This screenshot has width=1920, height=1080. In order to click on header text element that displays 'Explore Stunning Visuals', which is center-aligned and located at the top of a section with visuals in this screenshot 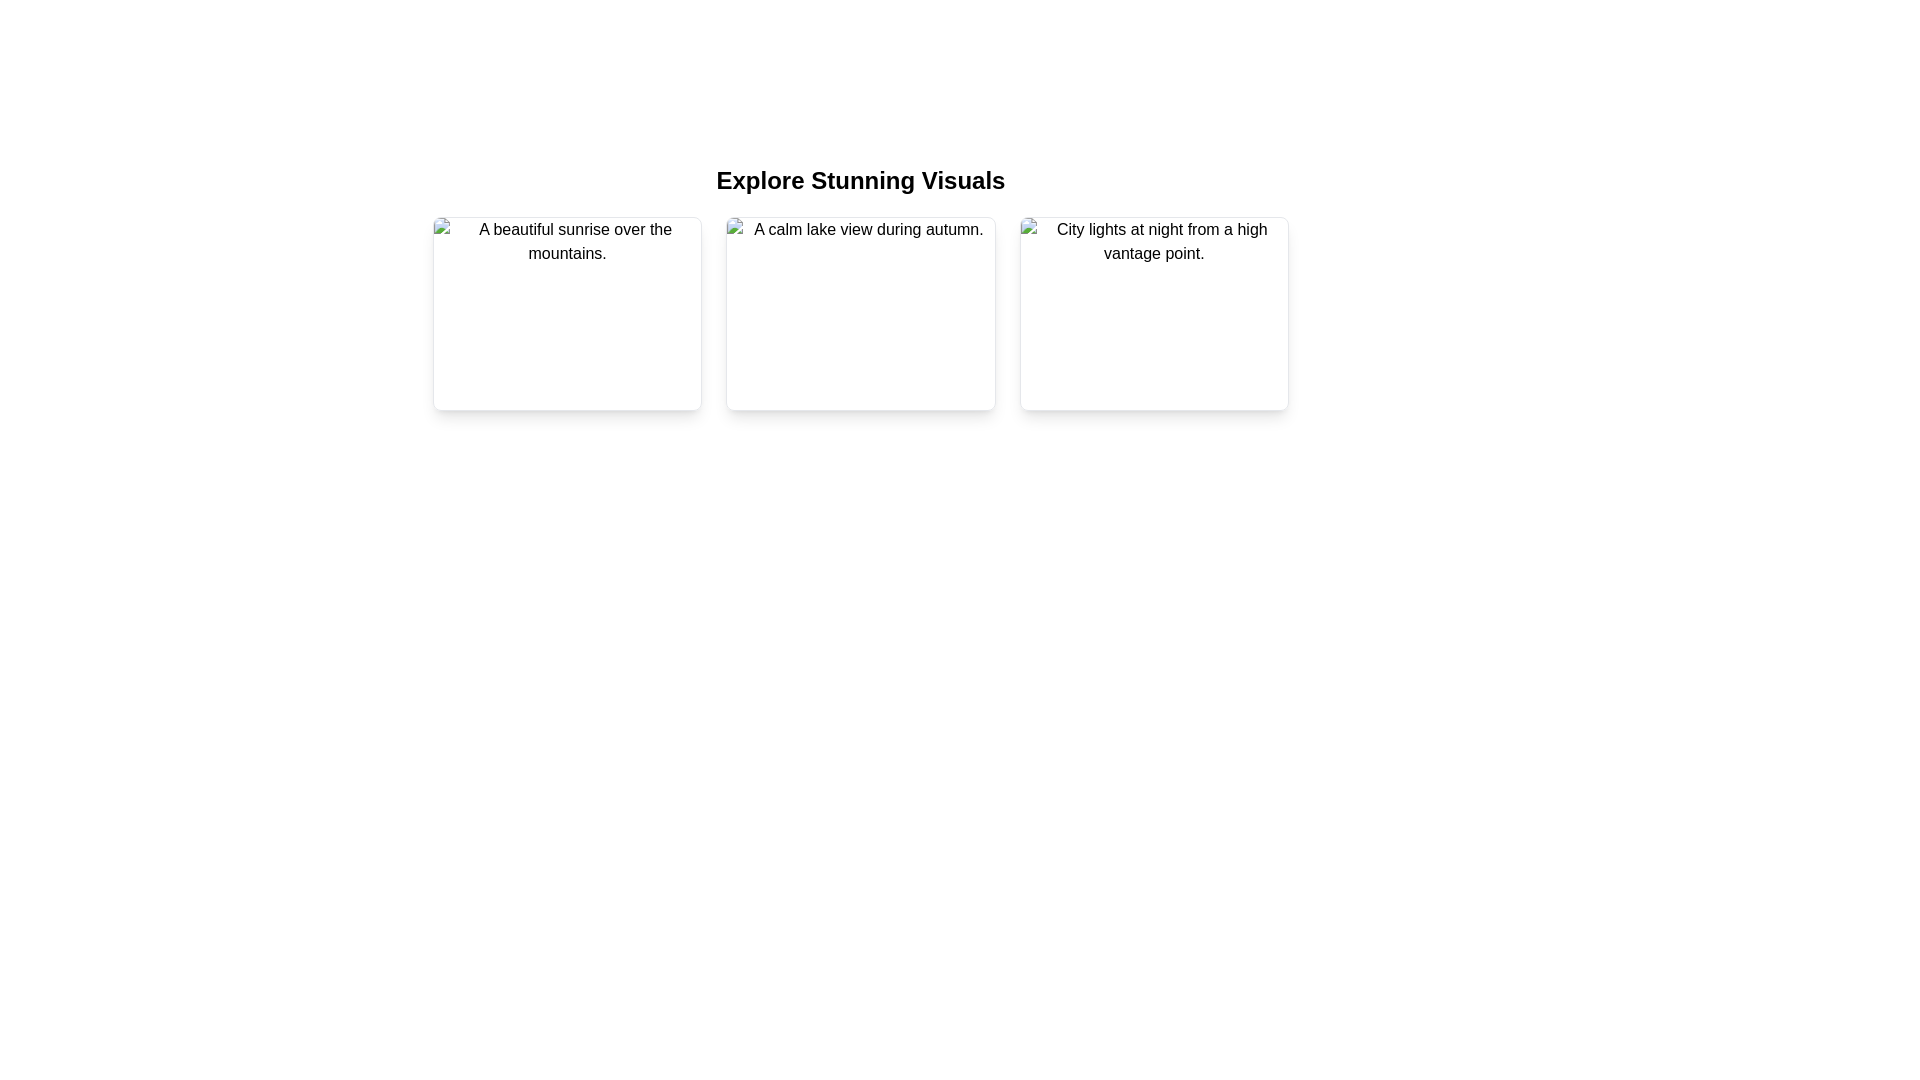, I will do `click(860, 181)`.